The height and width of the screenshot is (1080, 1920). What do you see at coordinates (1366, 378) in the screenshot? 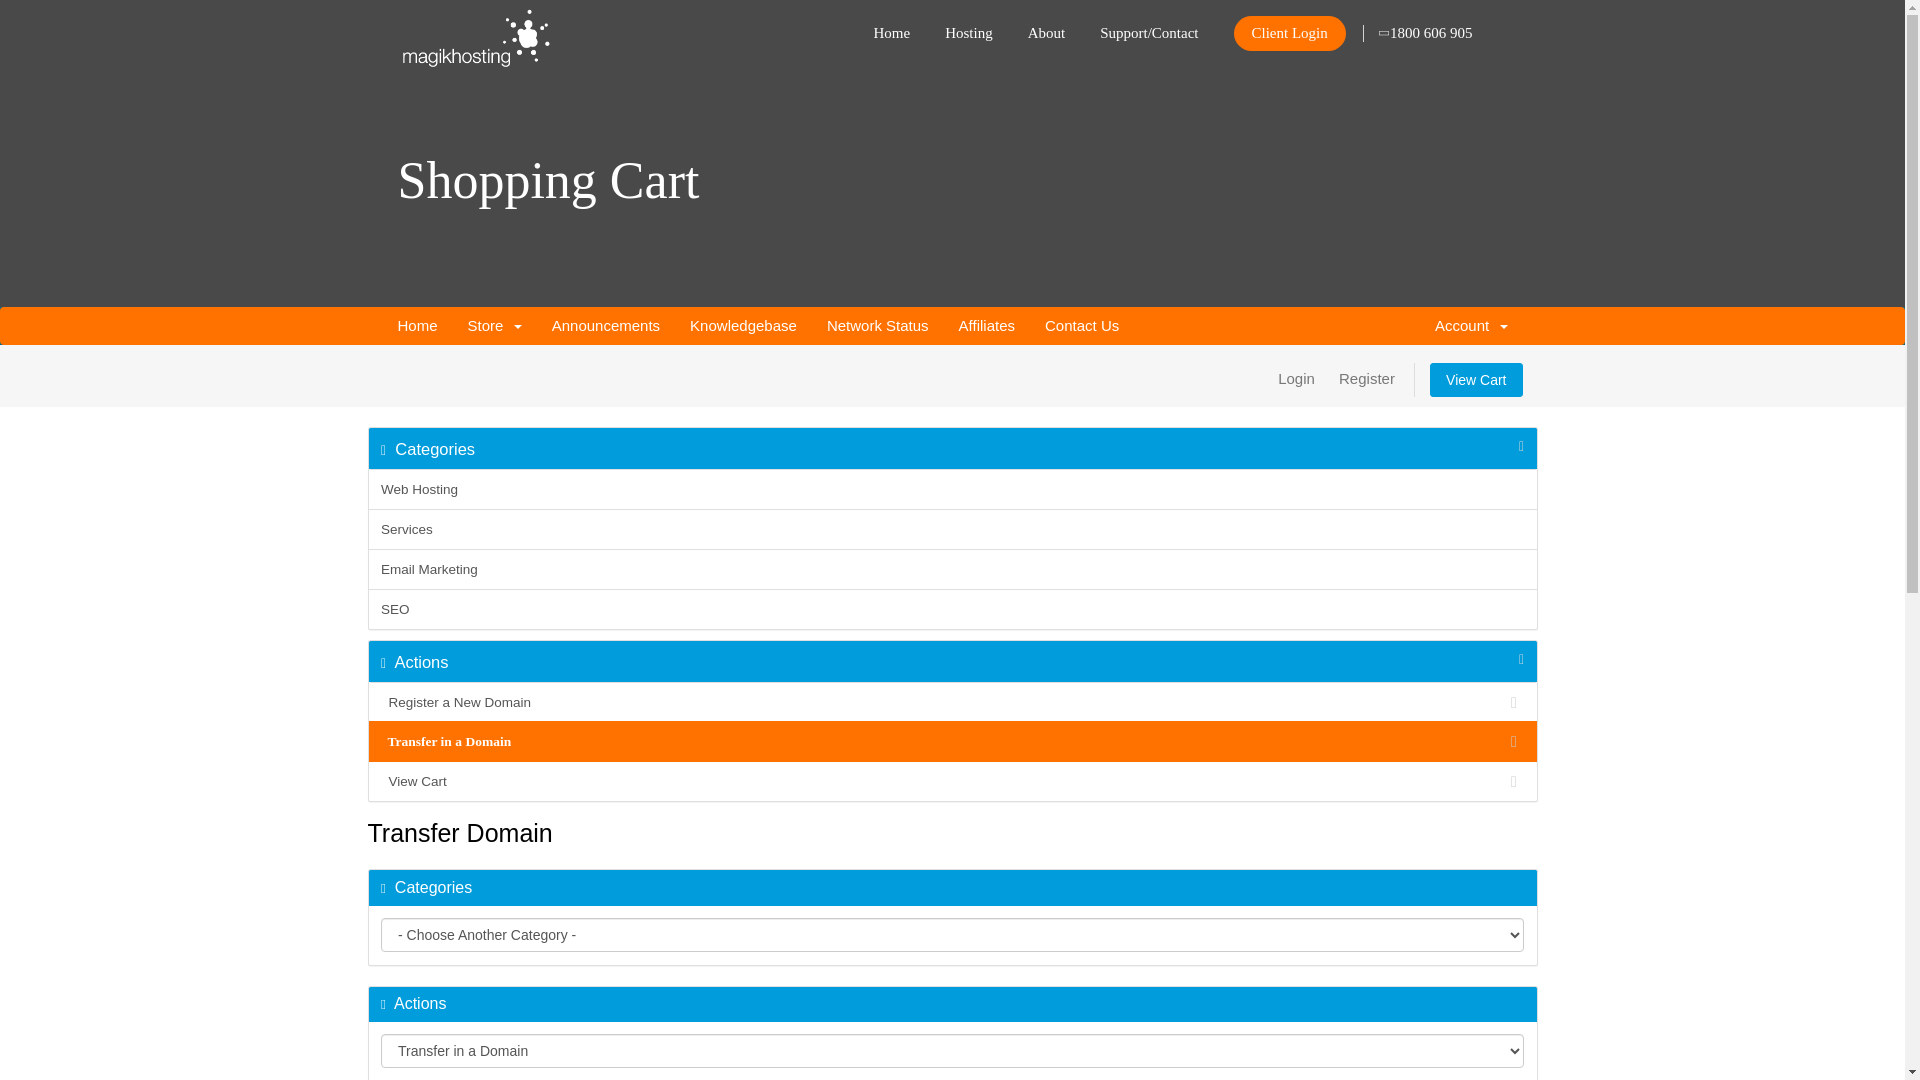
I see `'Register'` at bounding box center [1366, 378].